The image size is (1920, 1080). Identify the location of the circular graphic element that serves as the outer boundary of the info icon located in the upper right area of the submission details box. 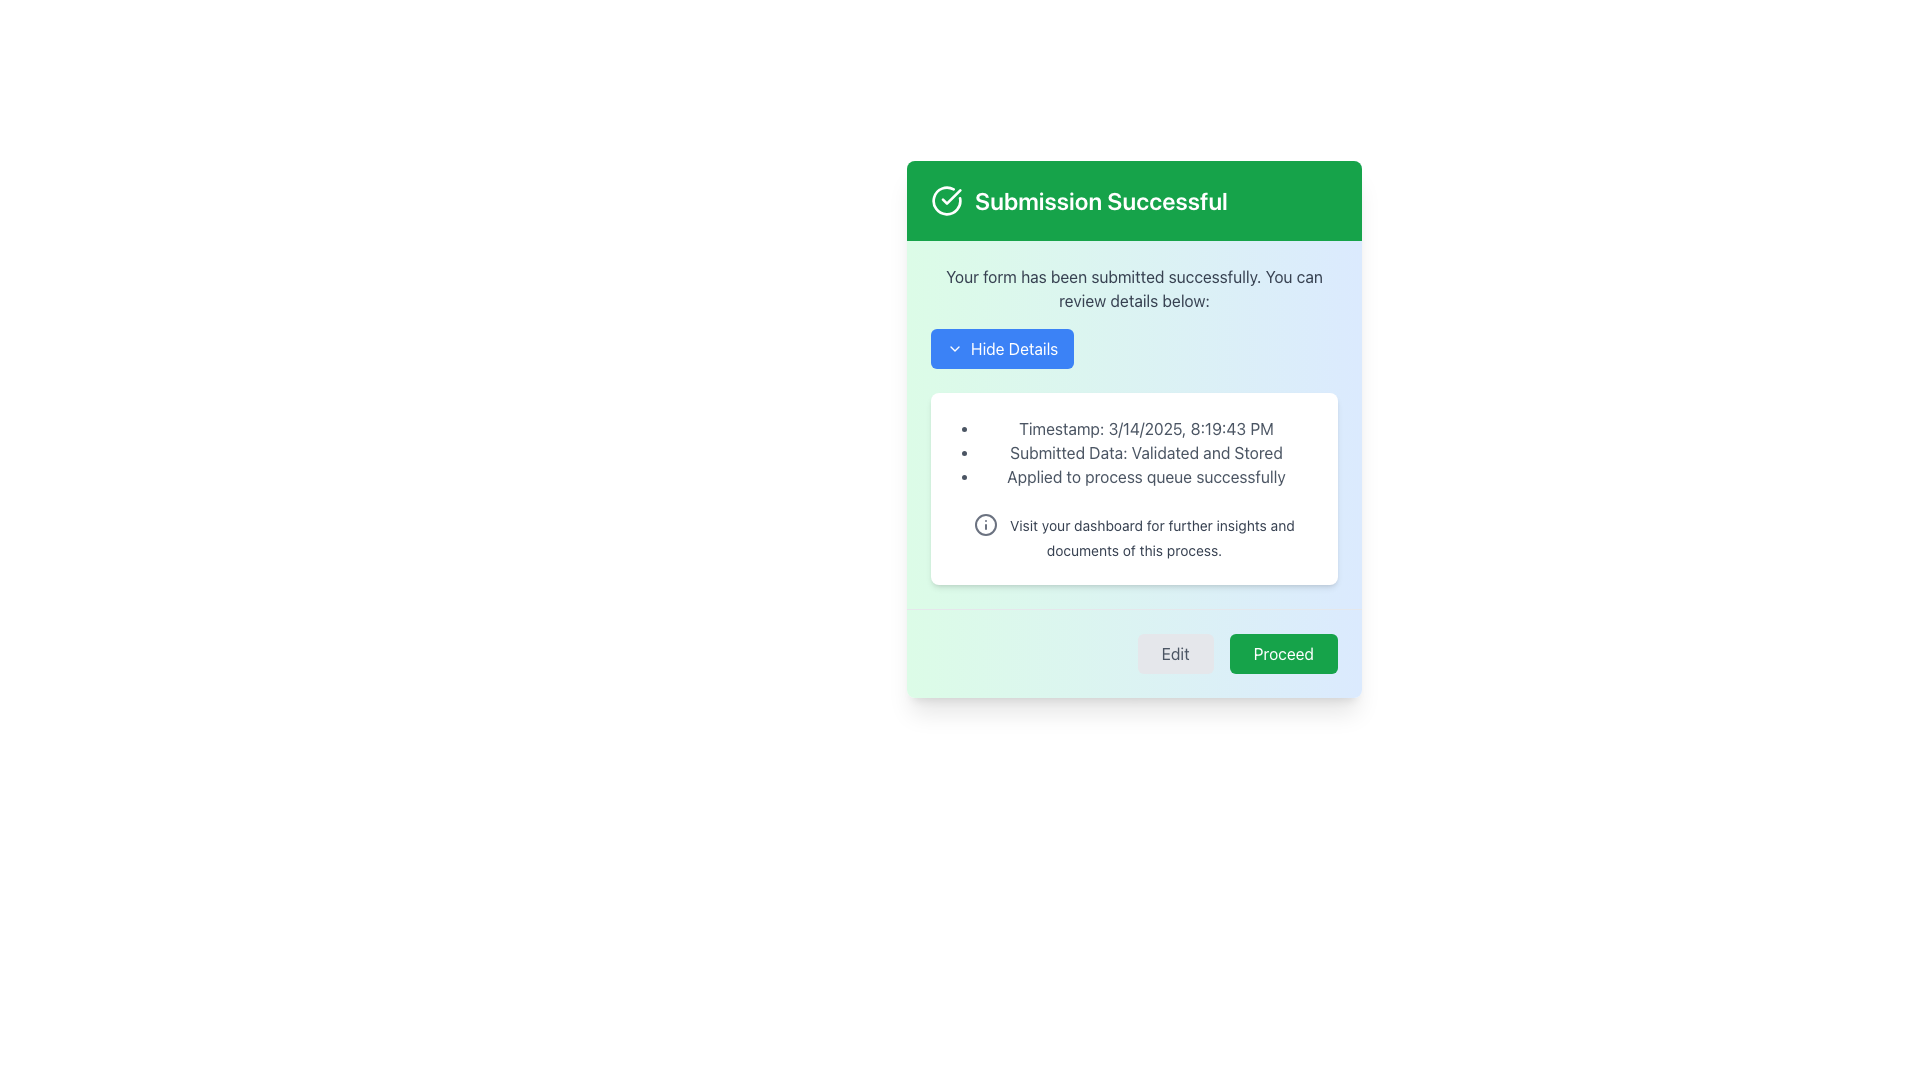
(986, 523).